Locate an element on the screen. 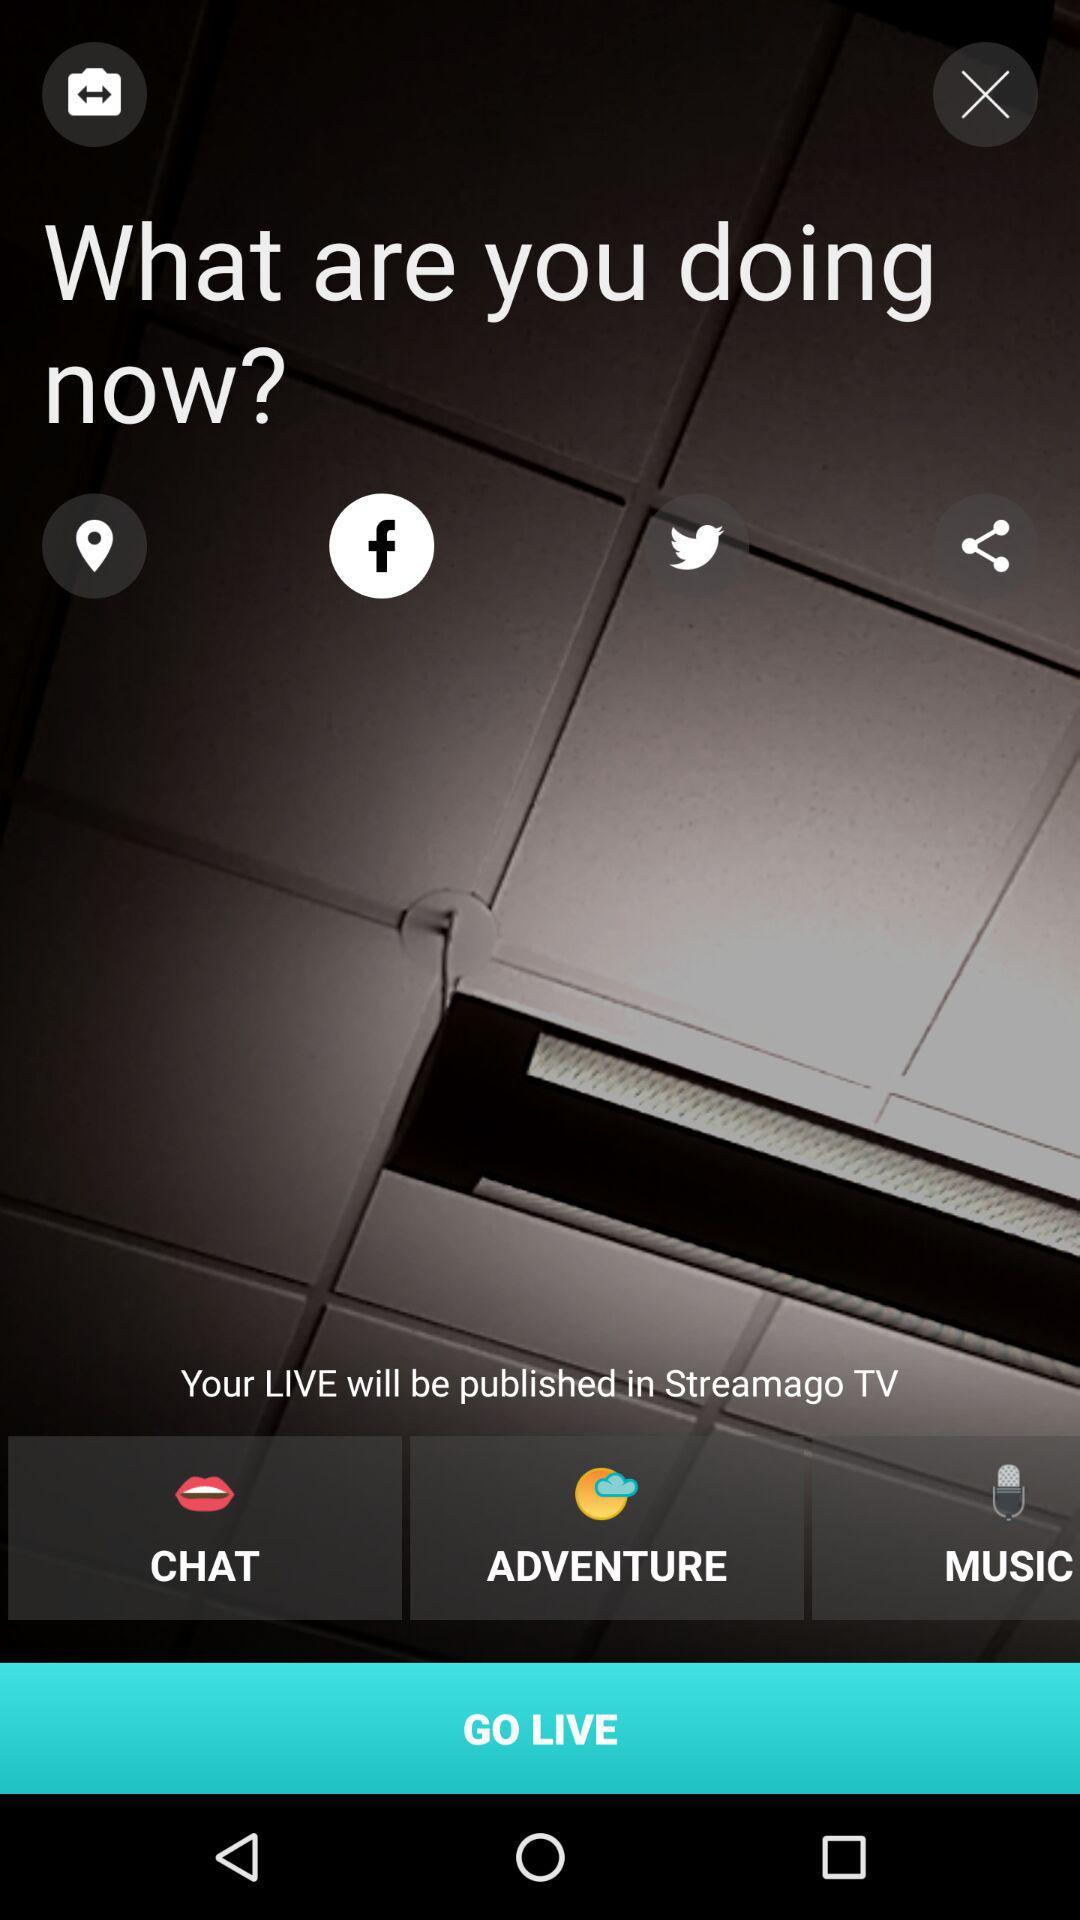 The height and width of the screenshot is (1920, 1080). the location icon is located at coordinates (94, 546).